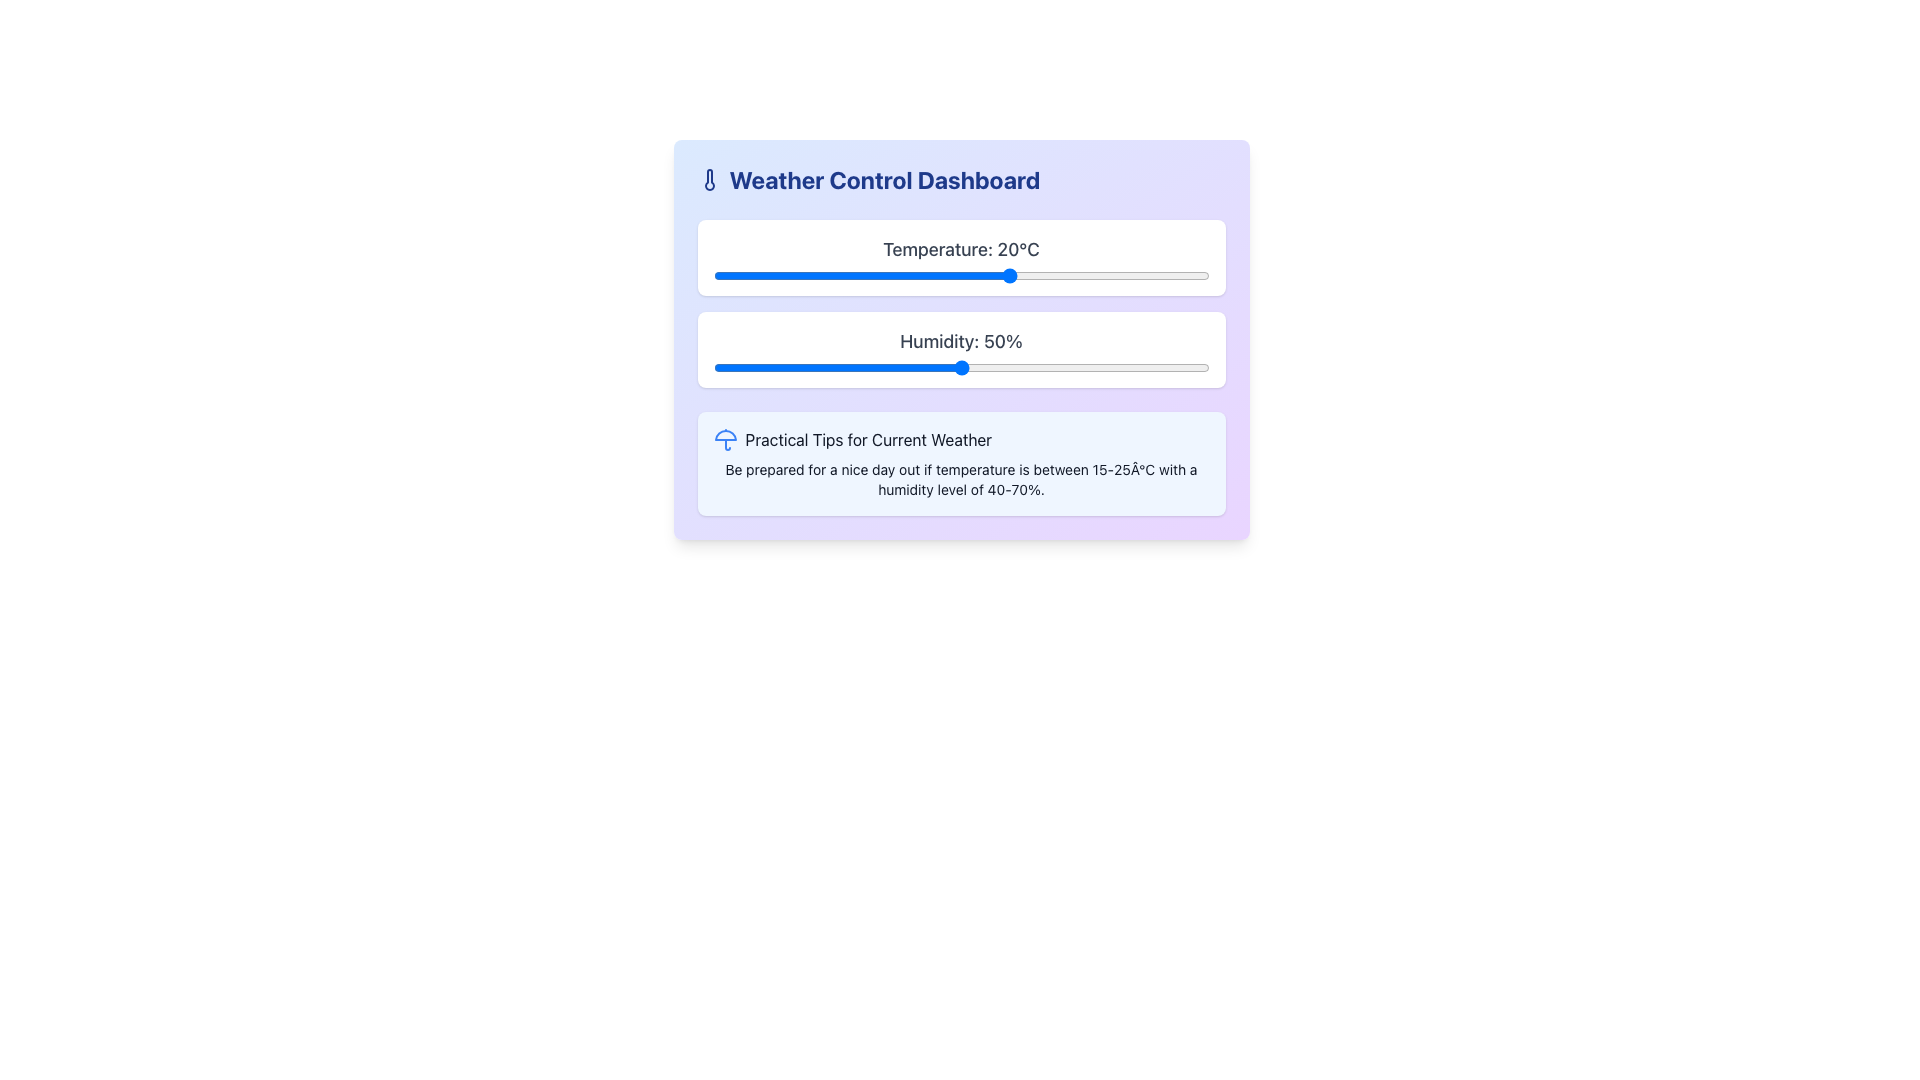 This screenshot has height=1080, width=1920. Describe the element at coordinates (1059, 276) in the screenshot. I see `the temperature` at that location.